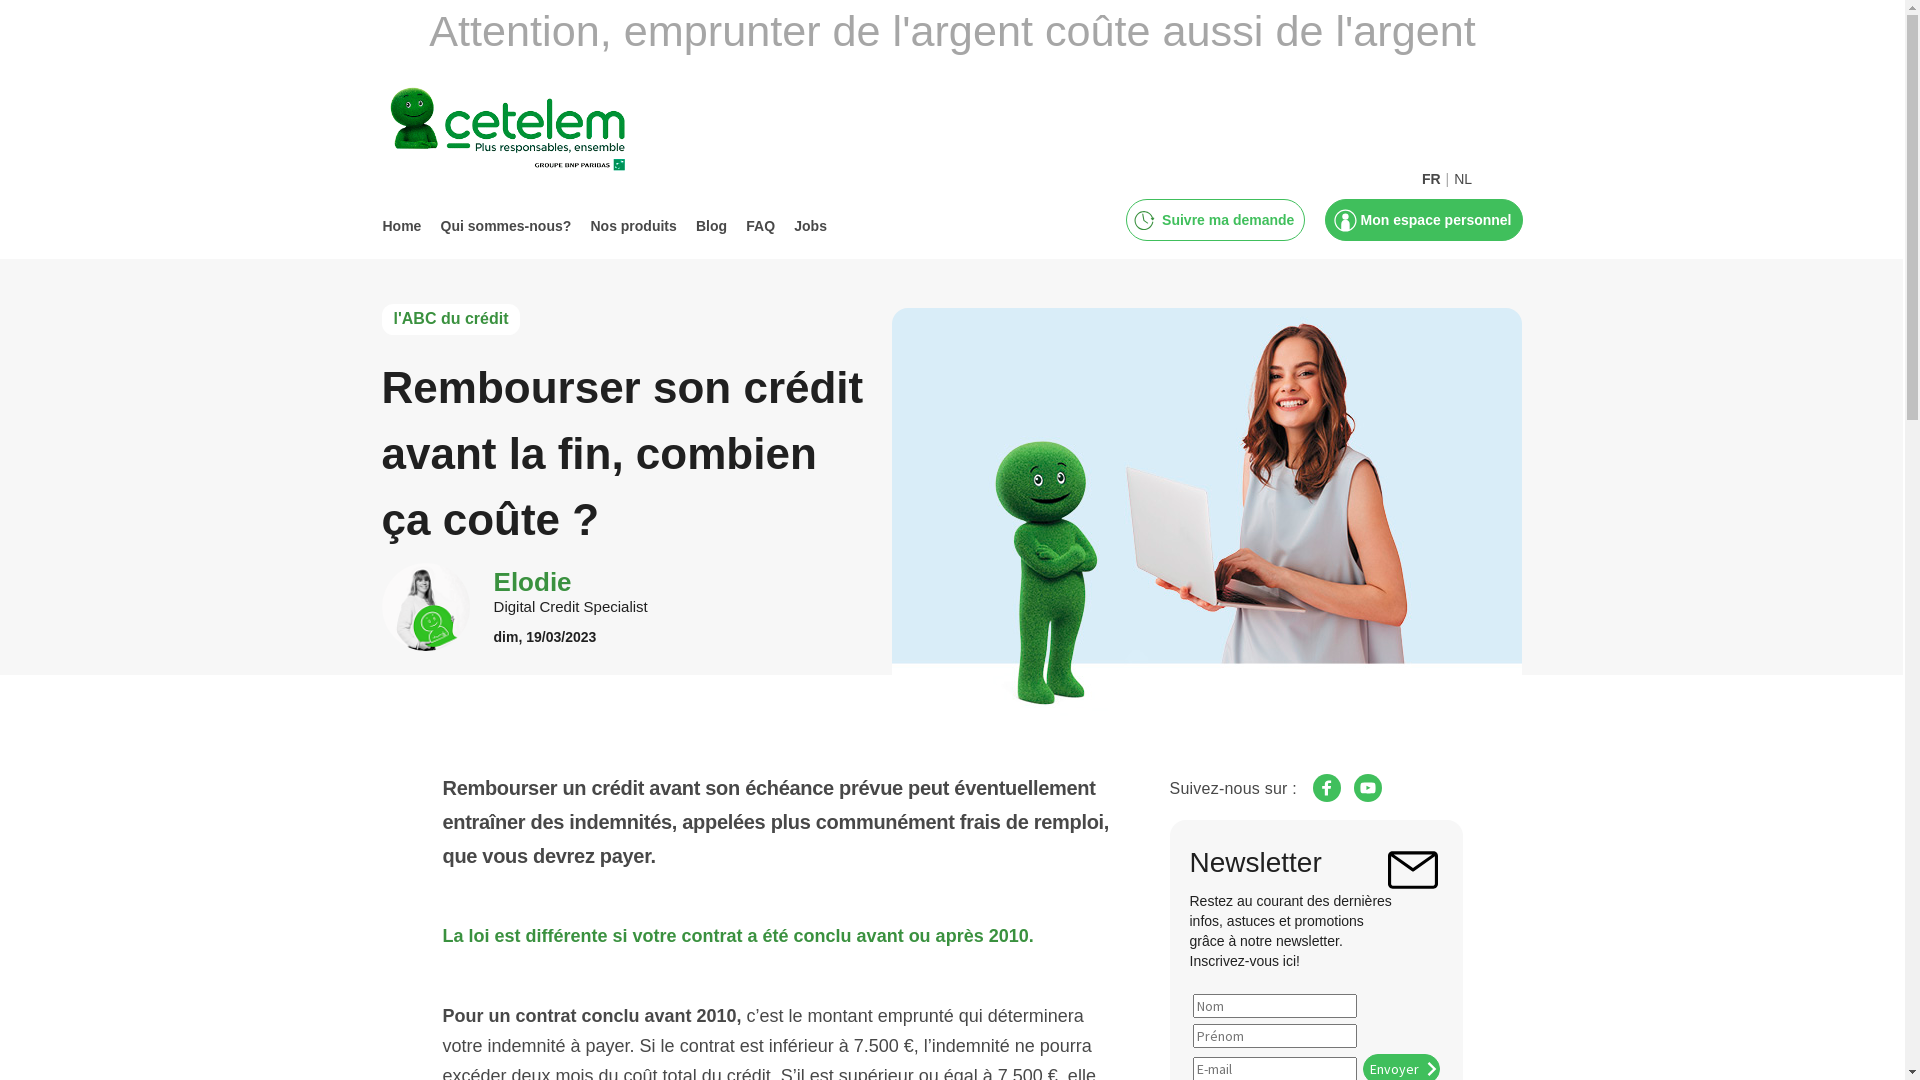 Image resolution: width=1920 pixels, height=1080 pixels. Describe the element at coordinates (711, 225) in the screenshot. I see `'Blog'` at that location.